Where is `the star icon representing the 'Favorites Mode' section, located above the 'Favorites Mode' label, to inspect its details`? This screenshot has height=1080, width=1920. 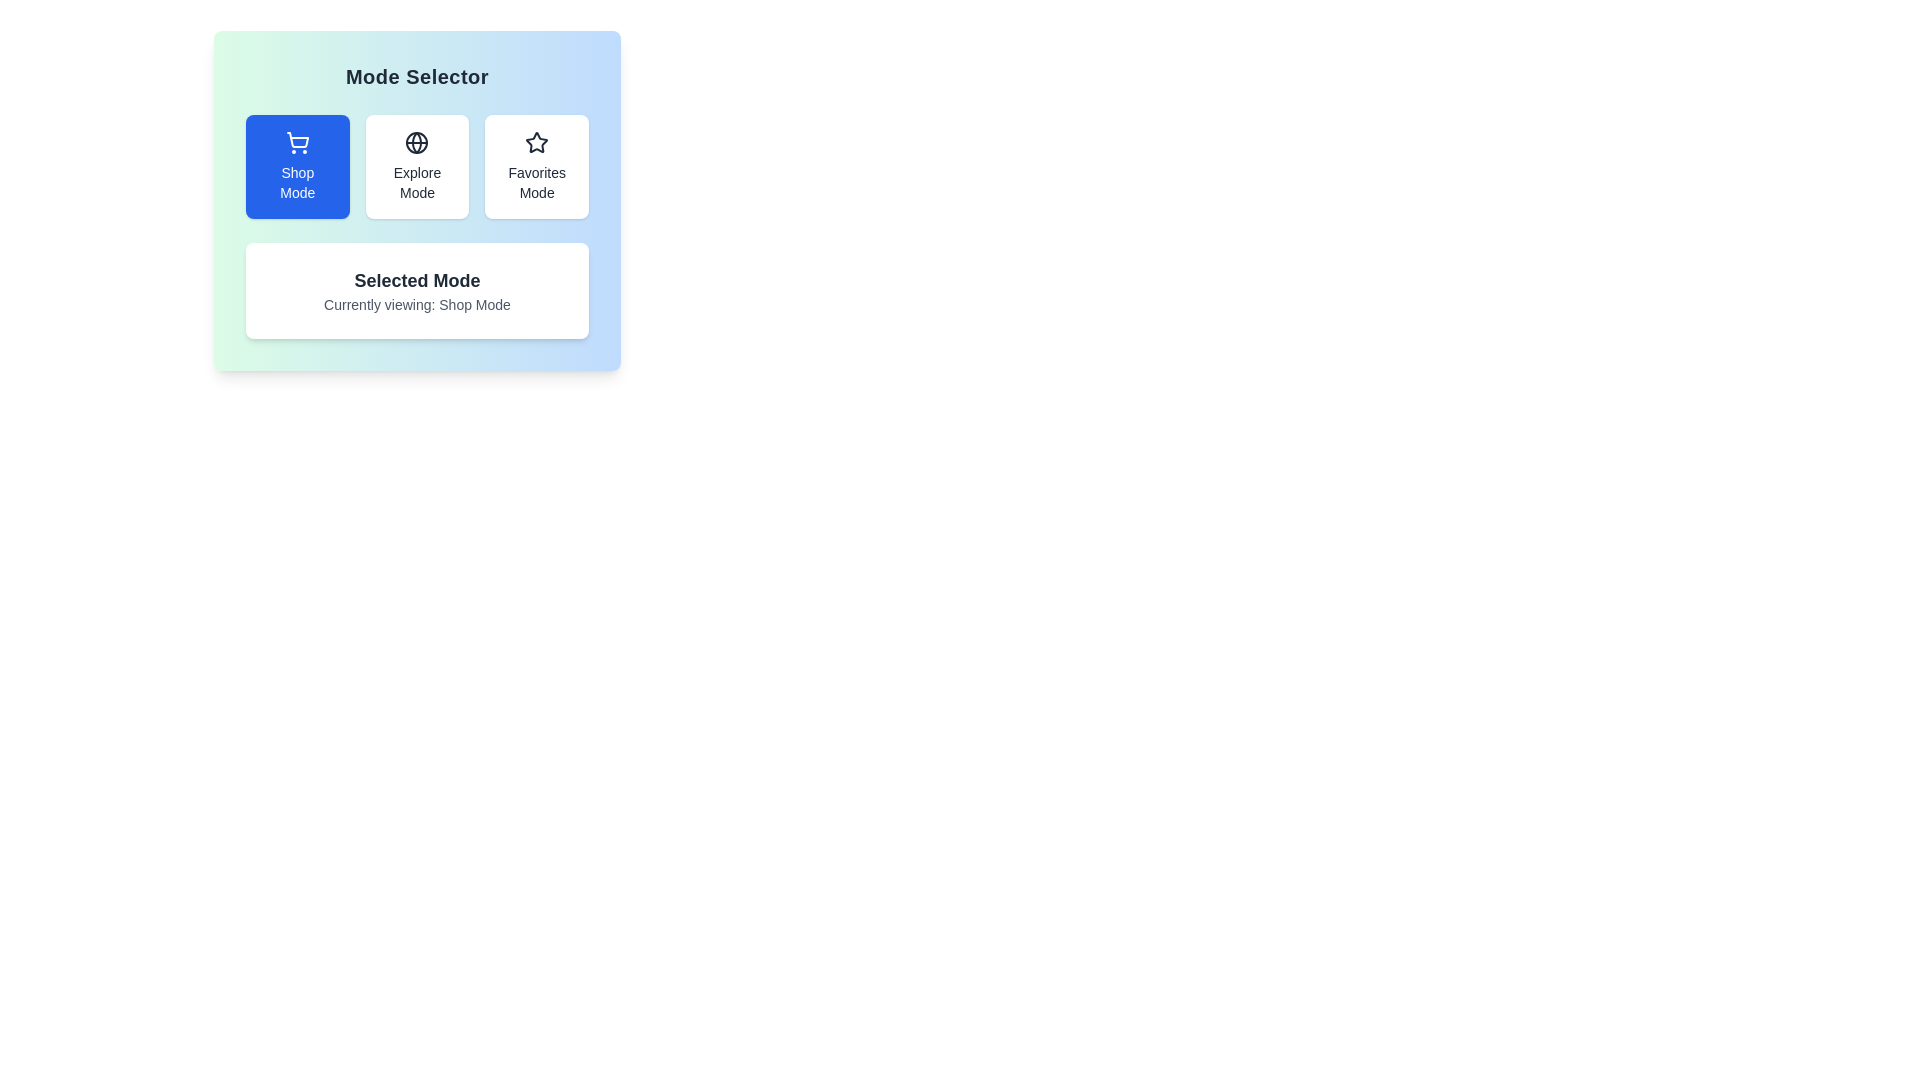
the star icon representing the 'Favorites Mode' section, located above the 'Favorites Mode' label, to inspect its details is located at coordinates (537, 141).